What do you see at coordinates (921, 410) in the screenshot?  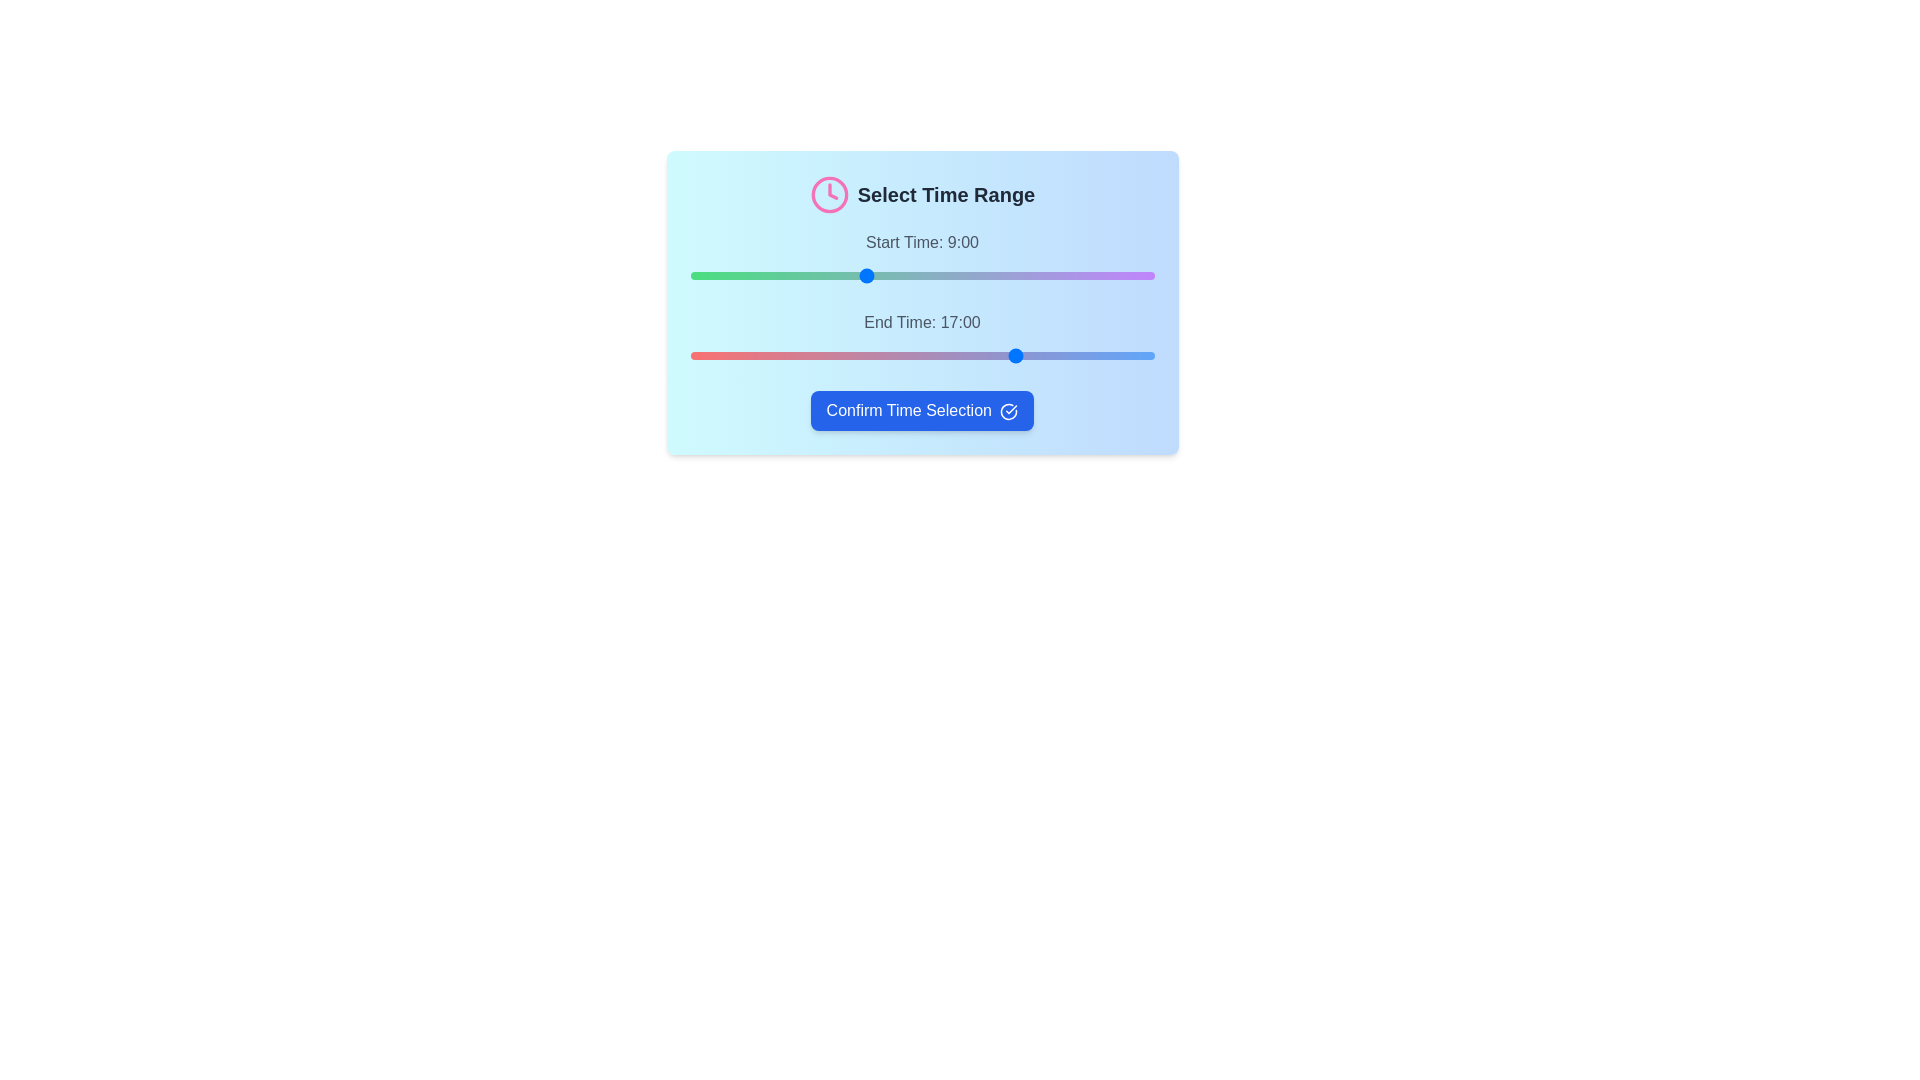 I see `the 'Confirm Time Selection' button to finalize the selection` at bounding box center [921, 410].